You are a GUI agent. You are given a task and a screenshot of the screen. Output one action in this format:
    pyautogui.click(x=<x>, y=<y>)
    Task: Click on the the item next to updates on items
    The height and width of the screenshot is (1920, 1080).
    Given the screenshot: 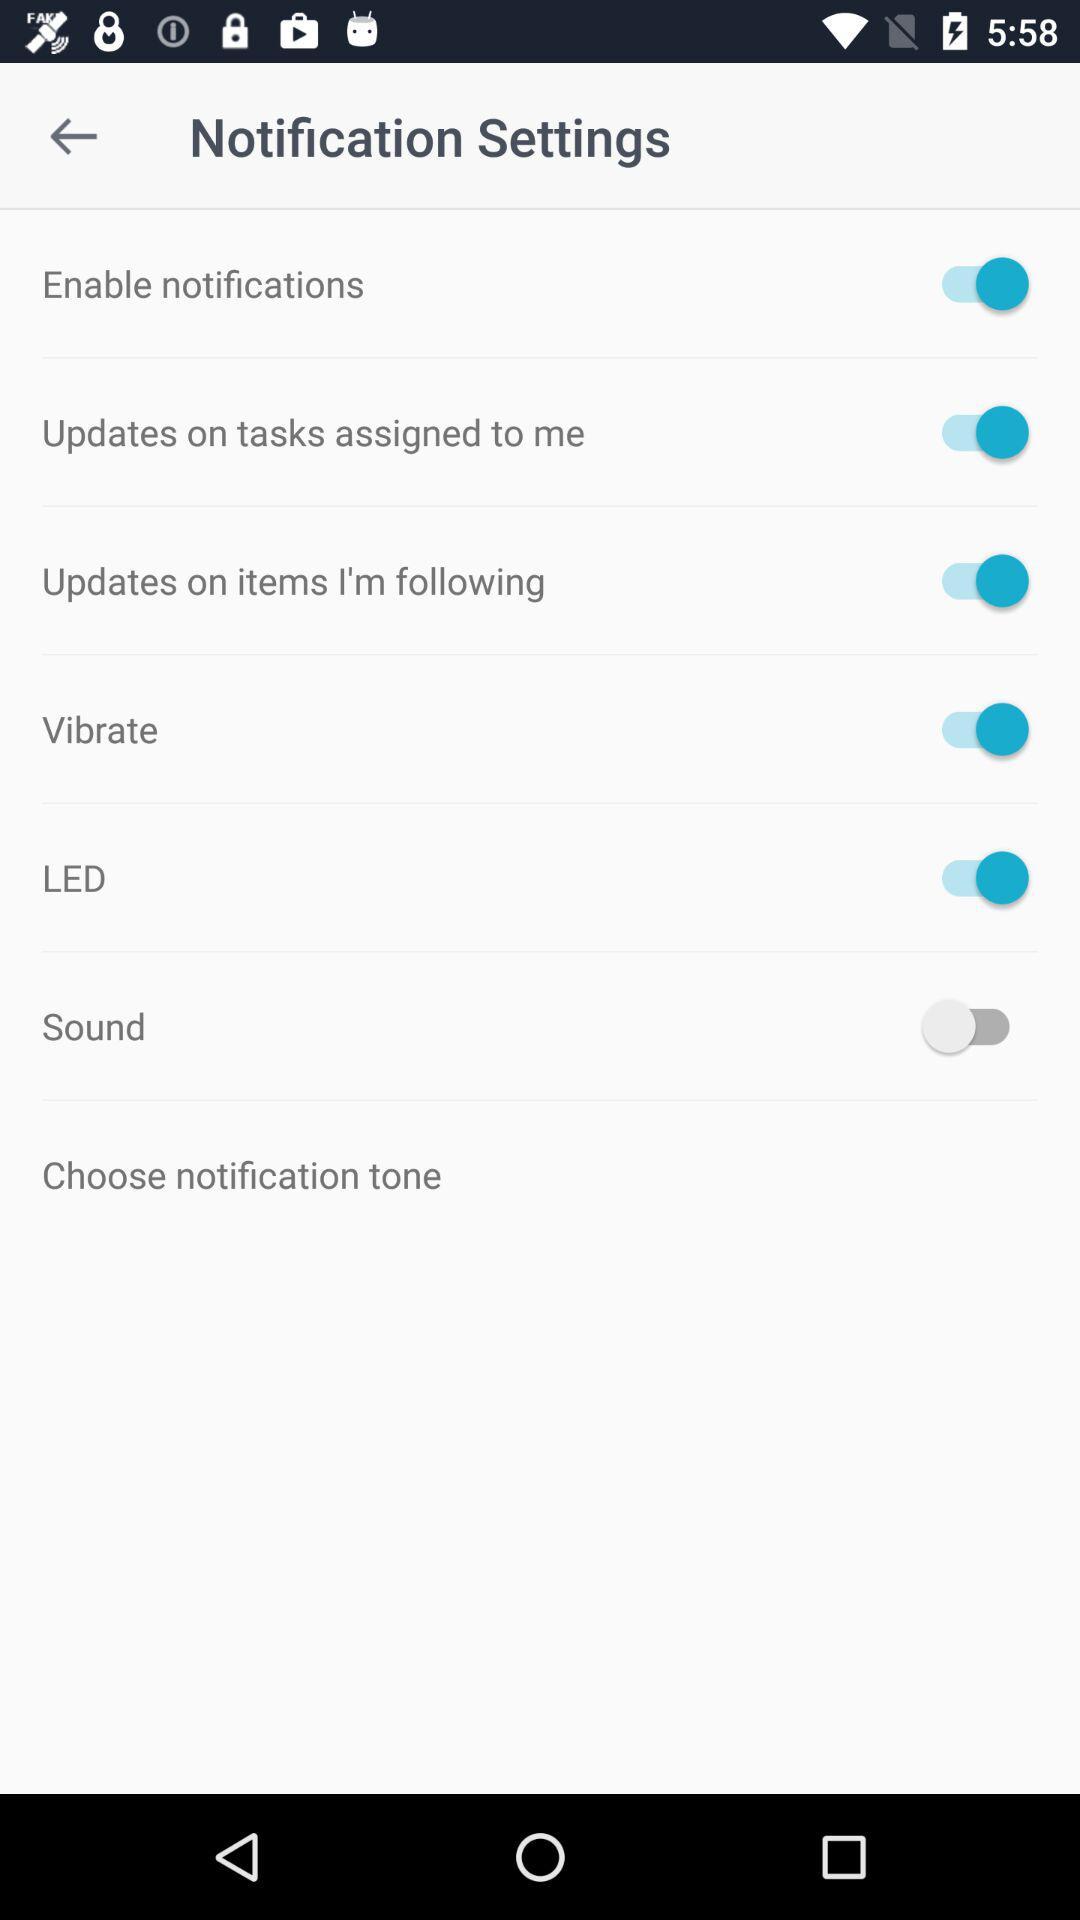 What is the action you would take?
    pyautogui.click(x=974, y=579)
    